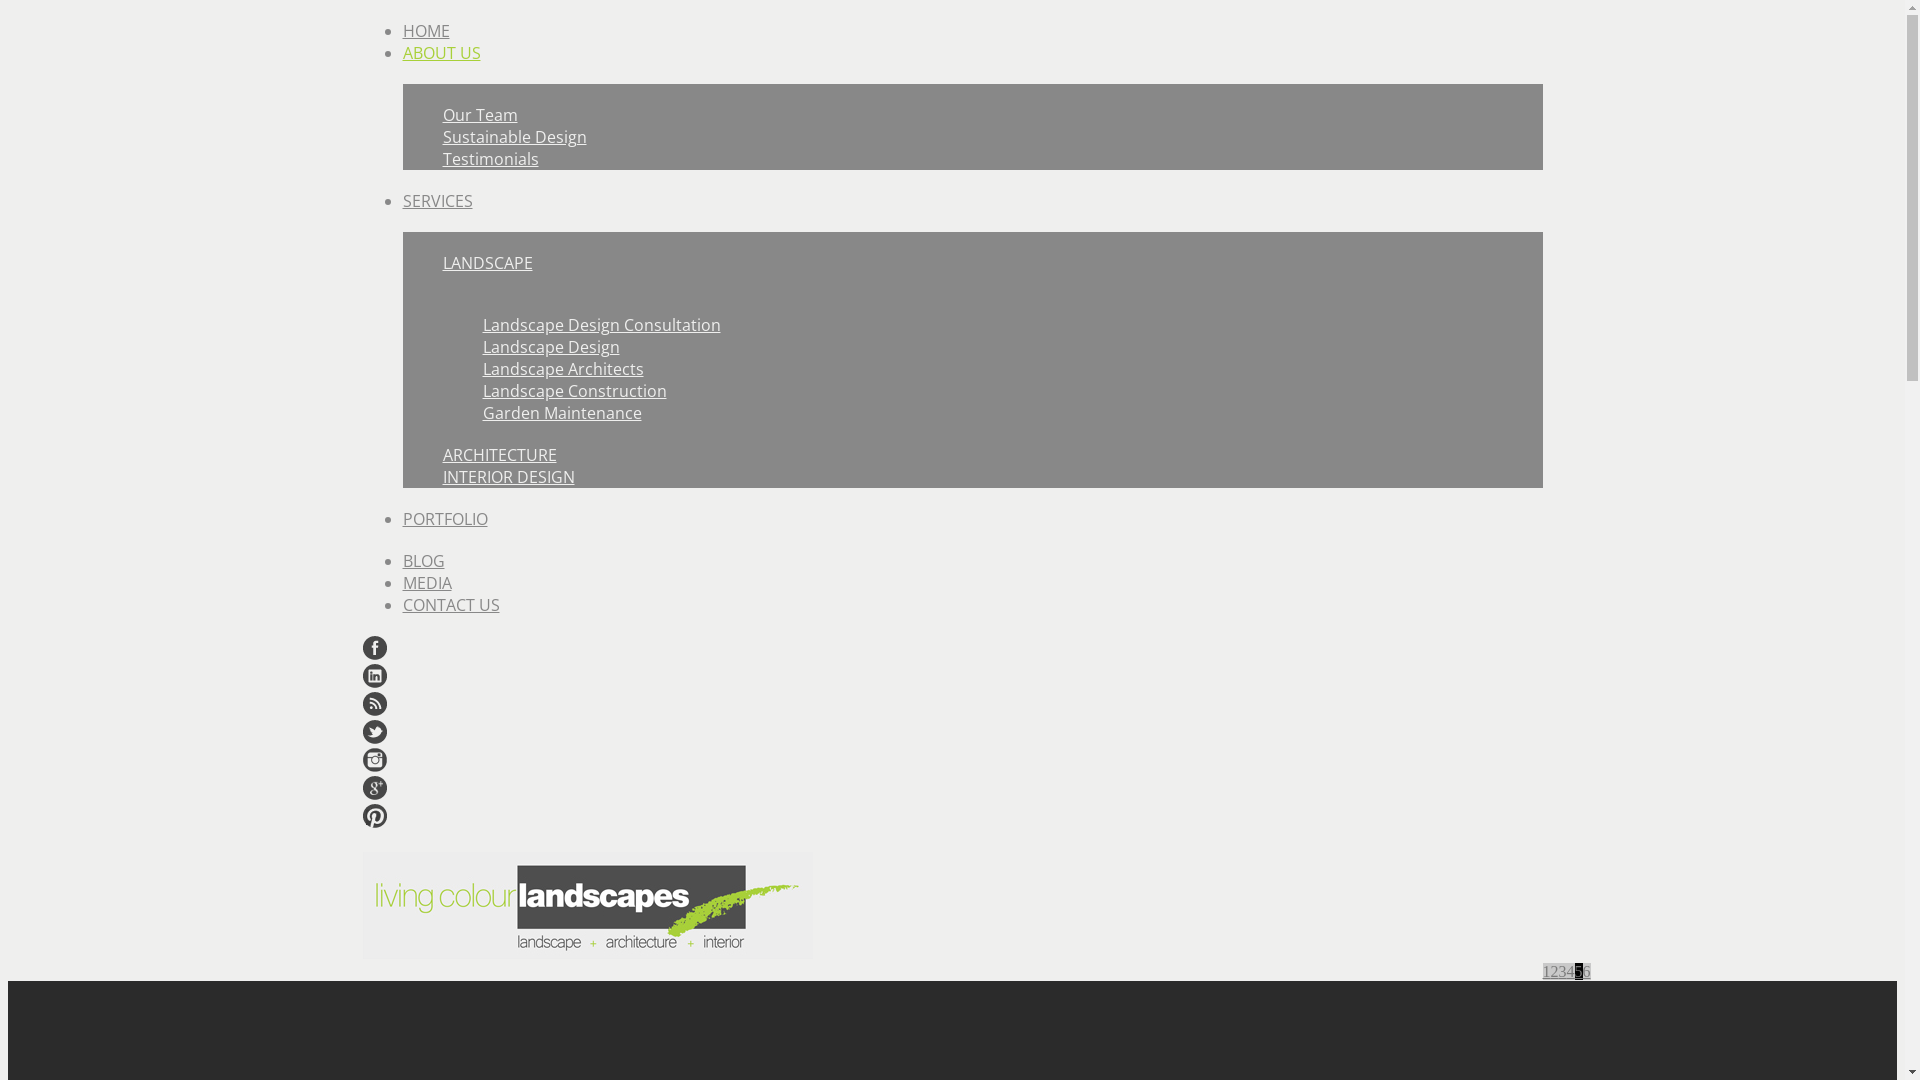 This screenshot has width=1920, height=1080. I want to click on 'HOME', so click(424, 30).